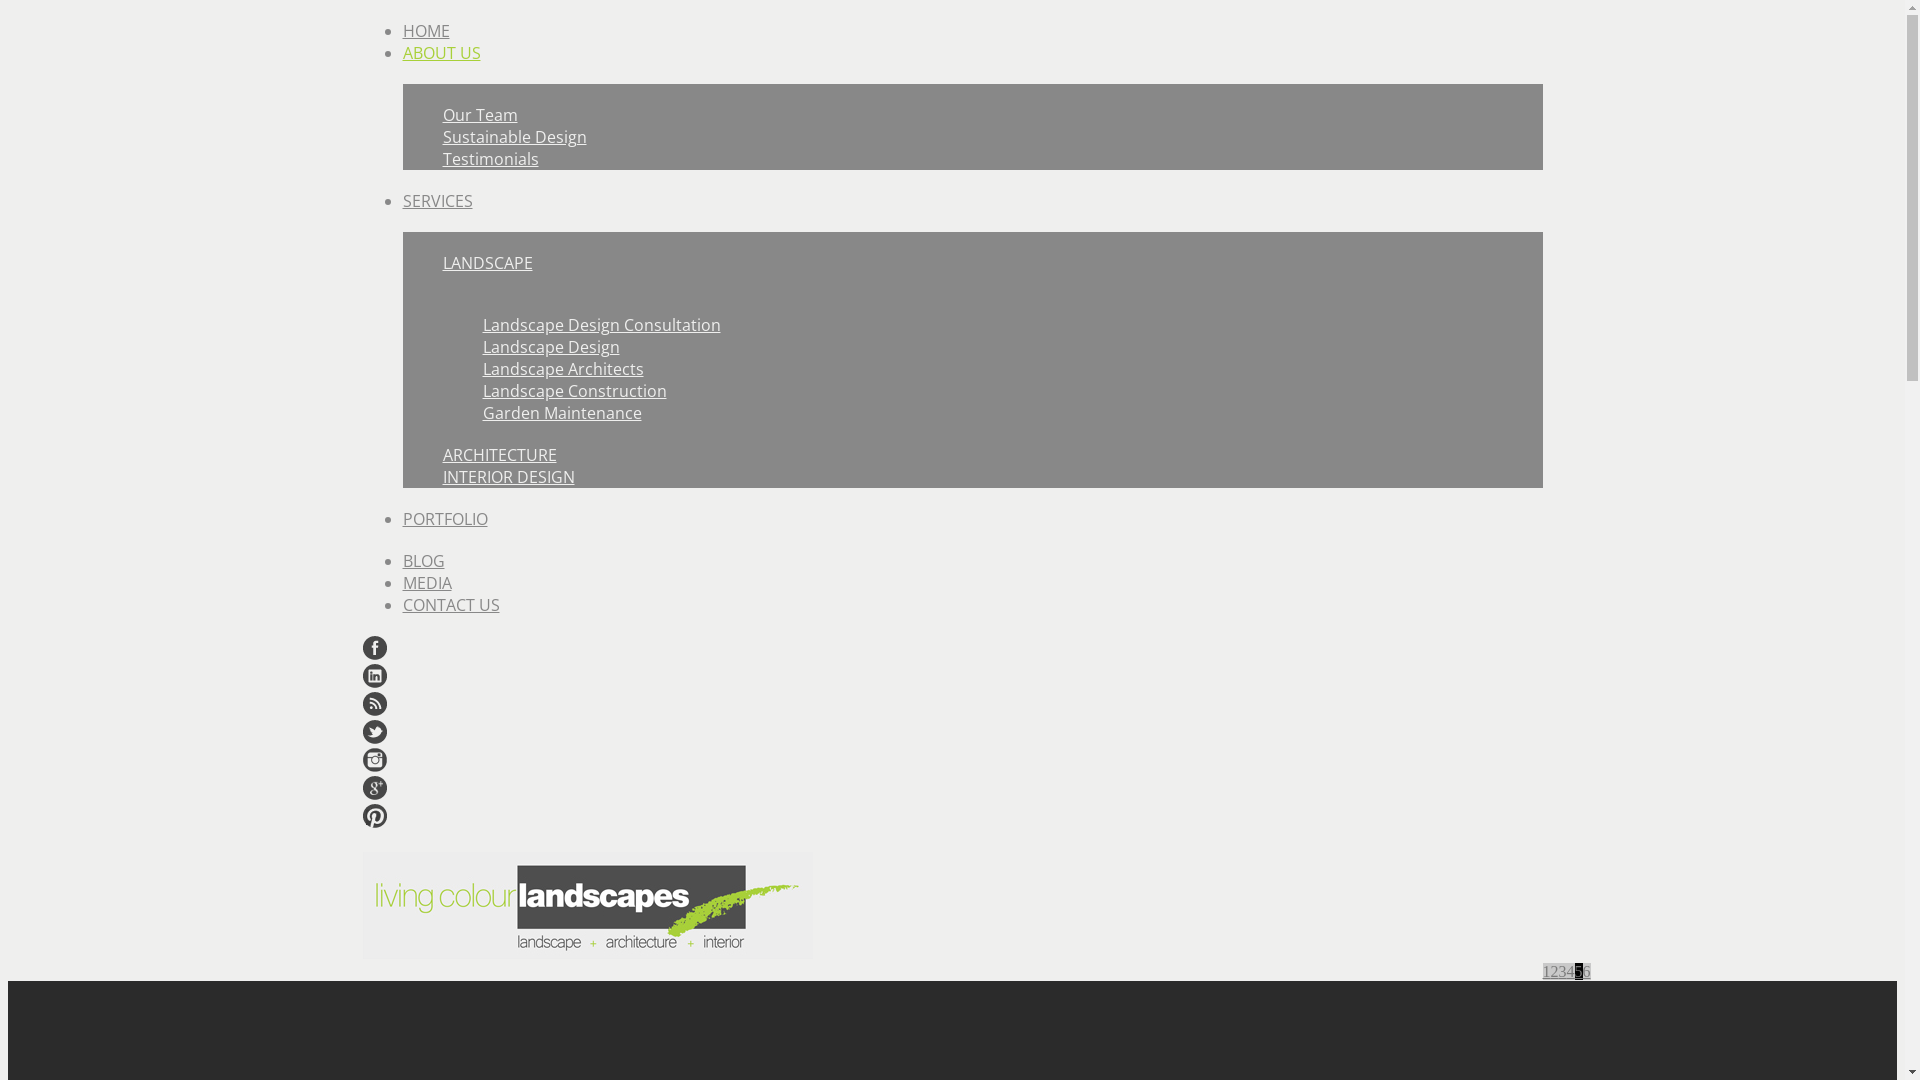 This screenshot has width=1920, height=1080. I want to click on 'HOME', so click(424, 30).